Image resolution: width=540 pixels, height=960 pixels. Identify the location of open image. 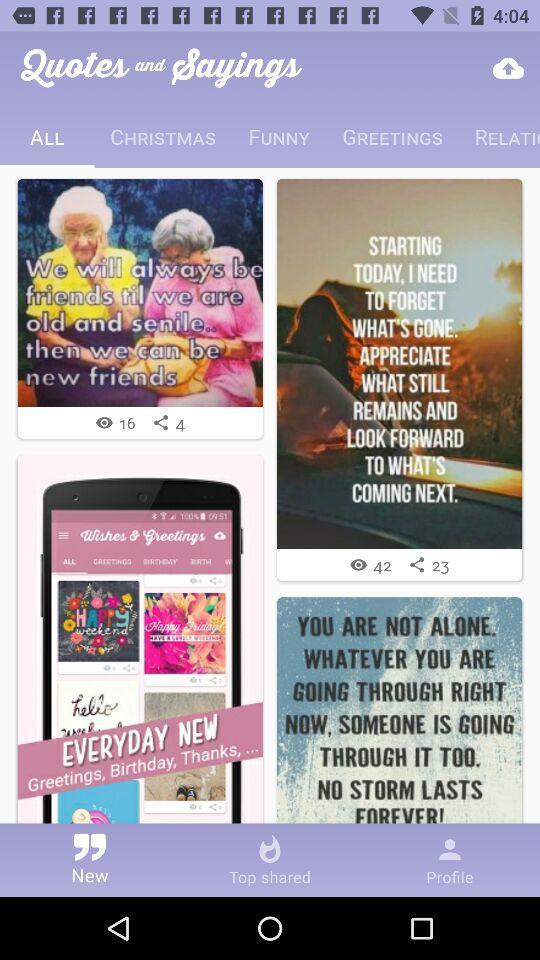
(399, 362).